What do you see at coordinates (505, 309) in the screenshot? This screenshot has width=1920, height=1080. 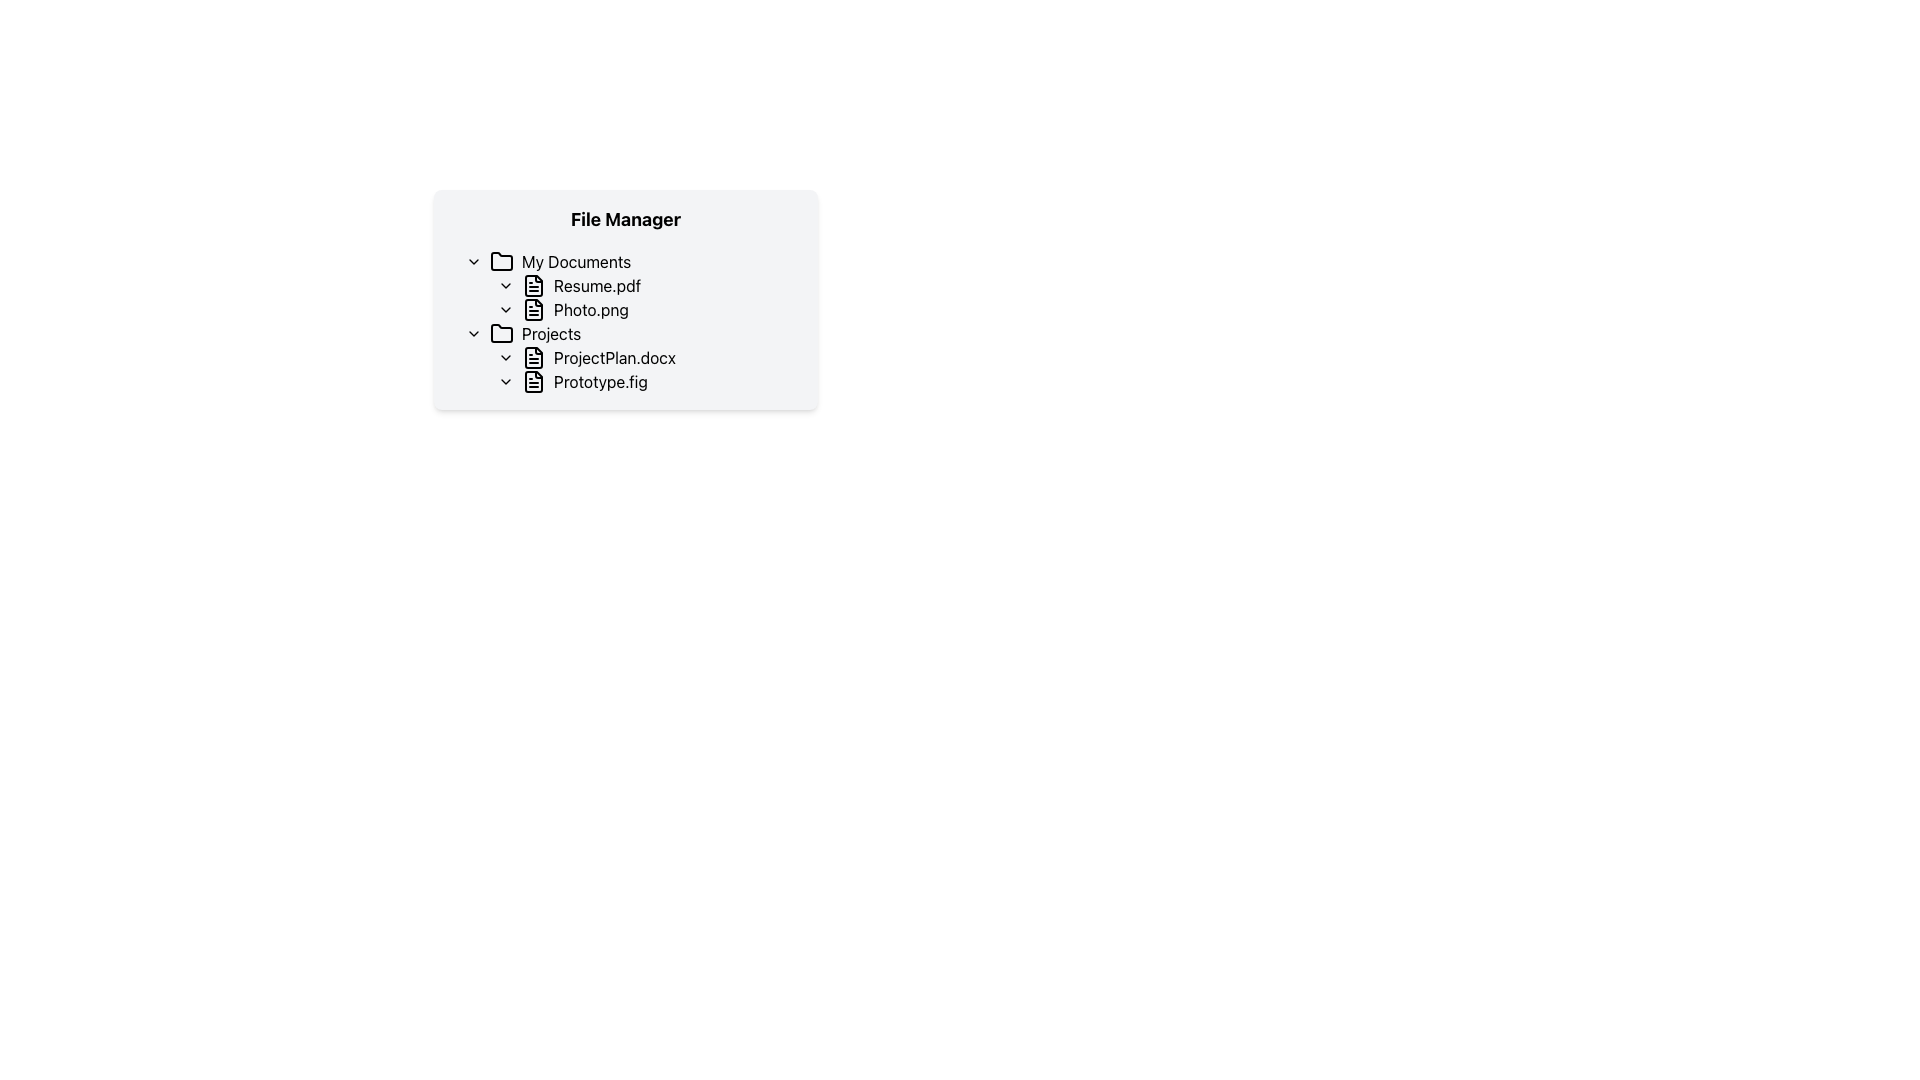 I see `the chevron icon for expanding/collapsing associated with the 'Photo.png' entry` at bounding box center [505, 309].